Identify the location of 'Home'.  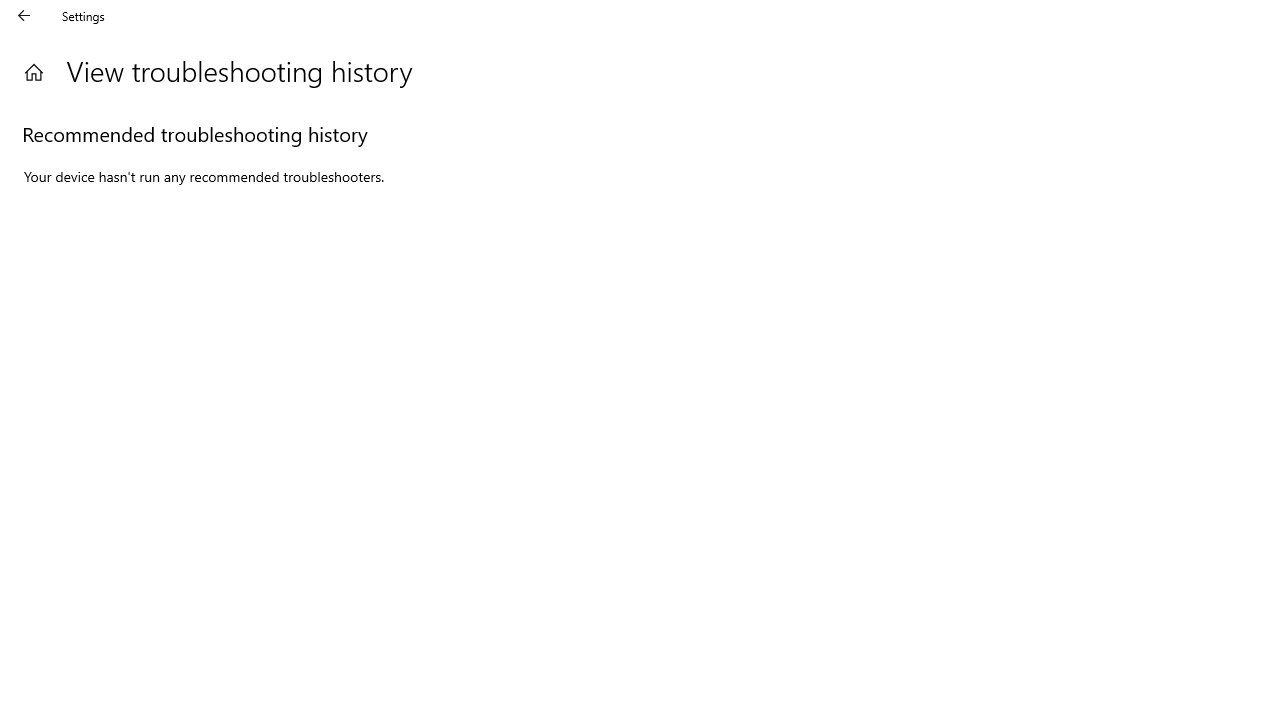
(33, 71).